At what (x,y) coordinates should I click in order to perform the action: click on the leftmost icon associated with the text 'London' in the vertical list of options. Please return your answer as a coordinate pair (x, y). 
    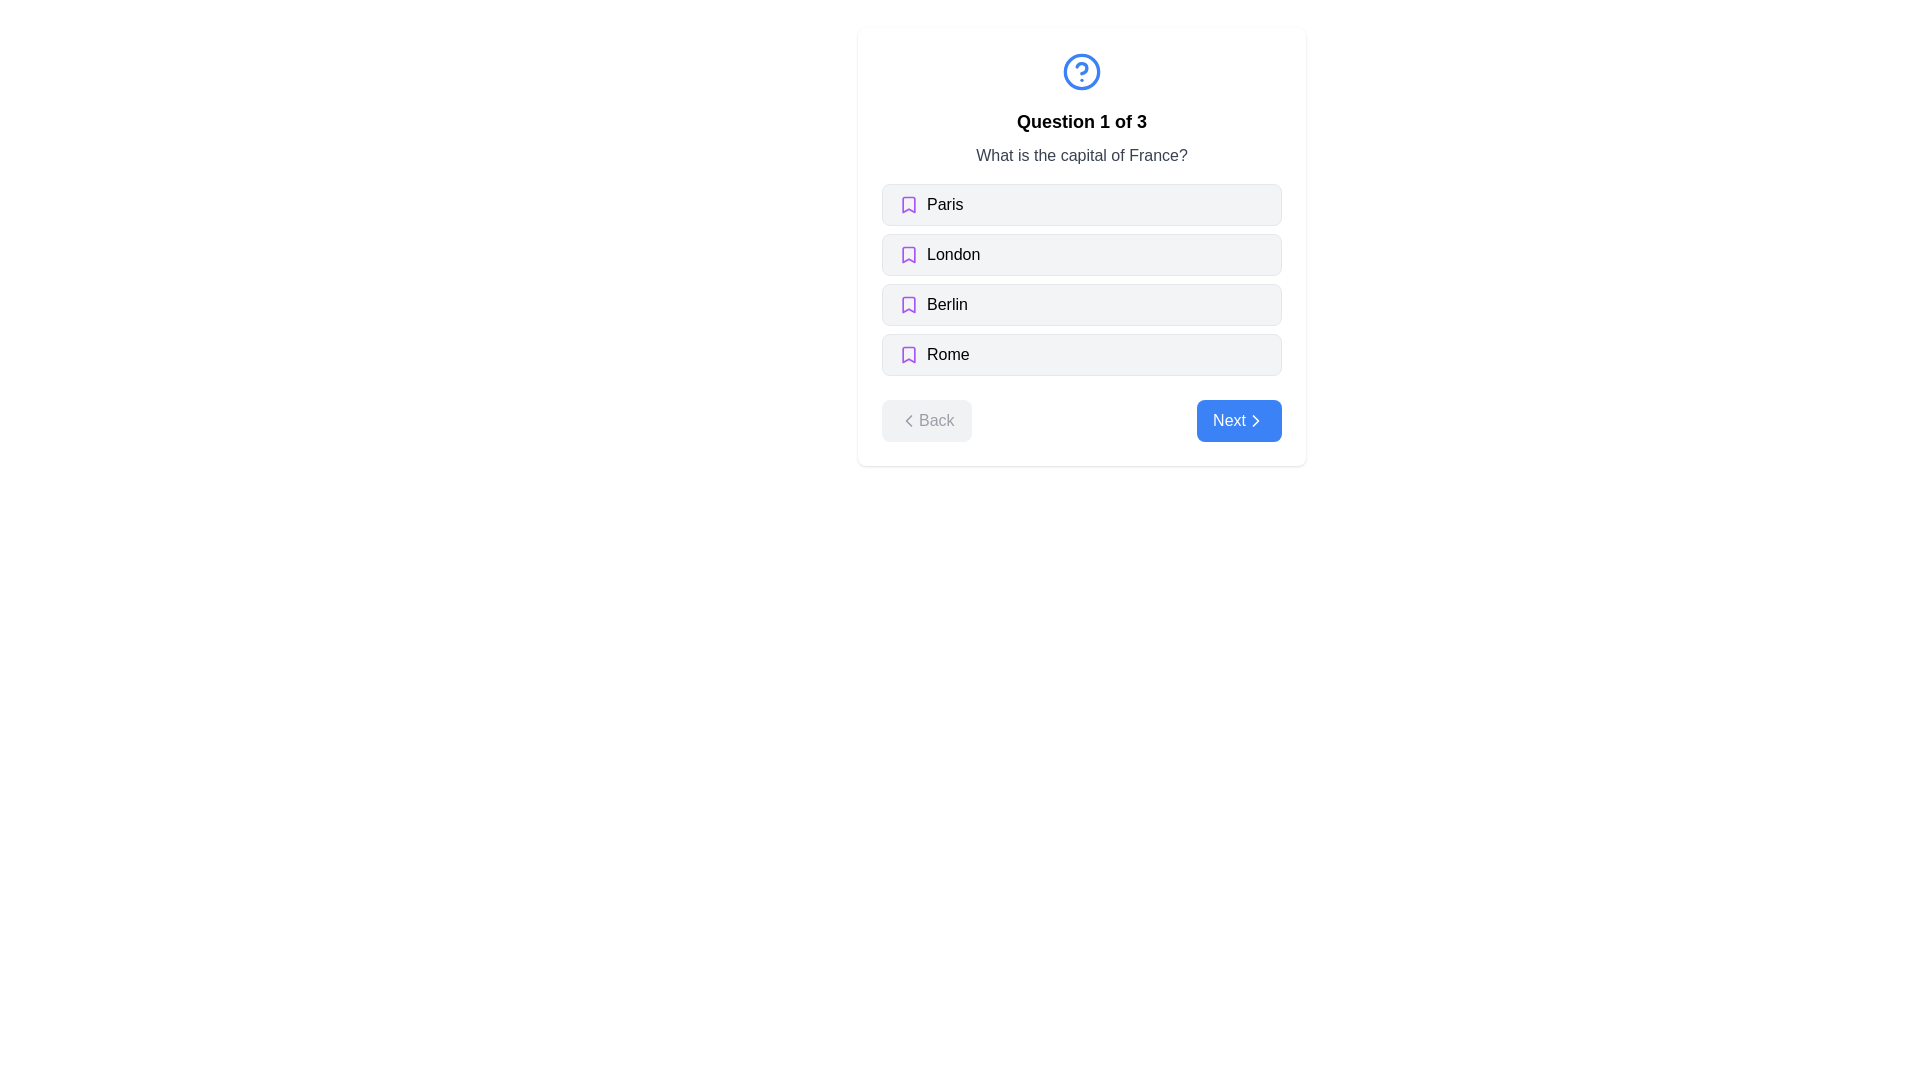
    Looking at the image, I should click on (907, 253).